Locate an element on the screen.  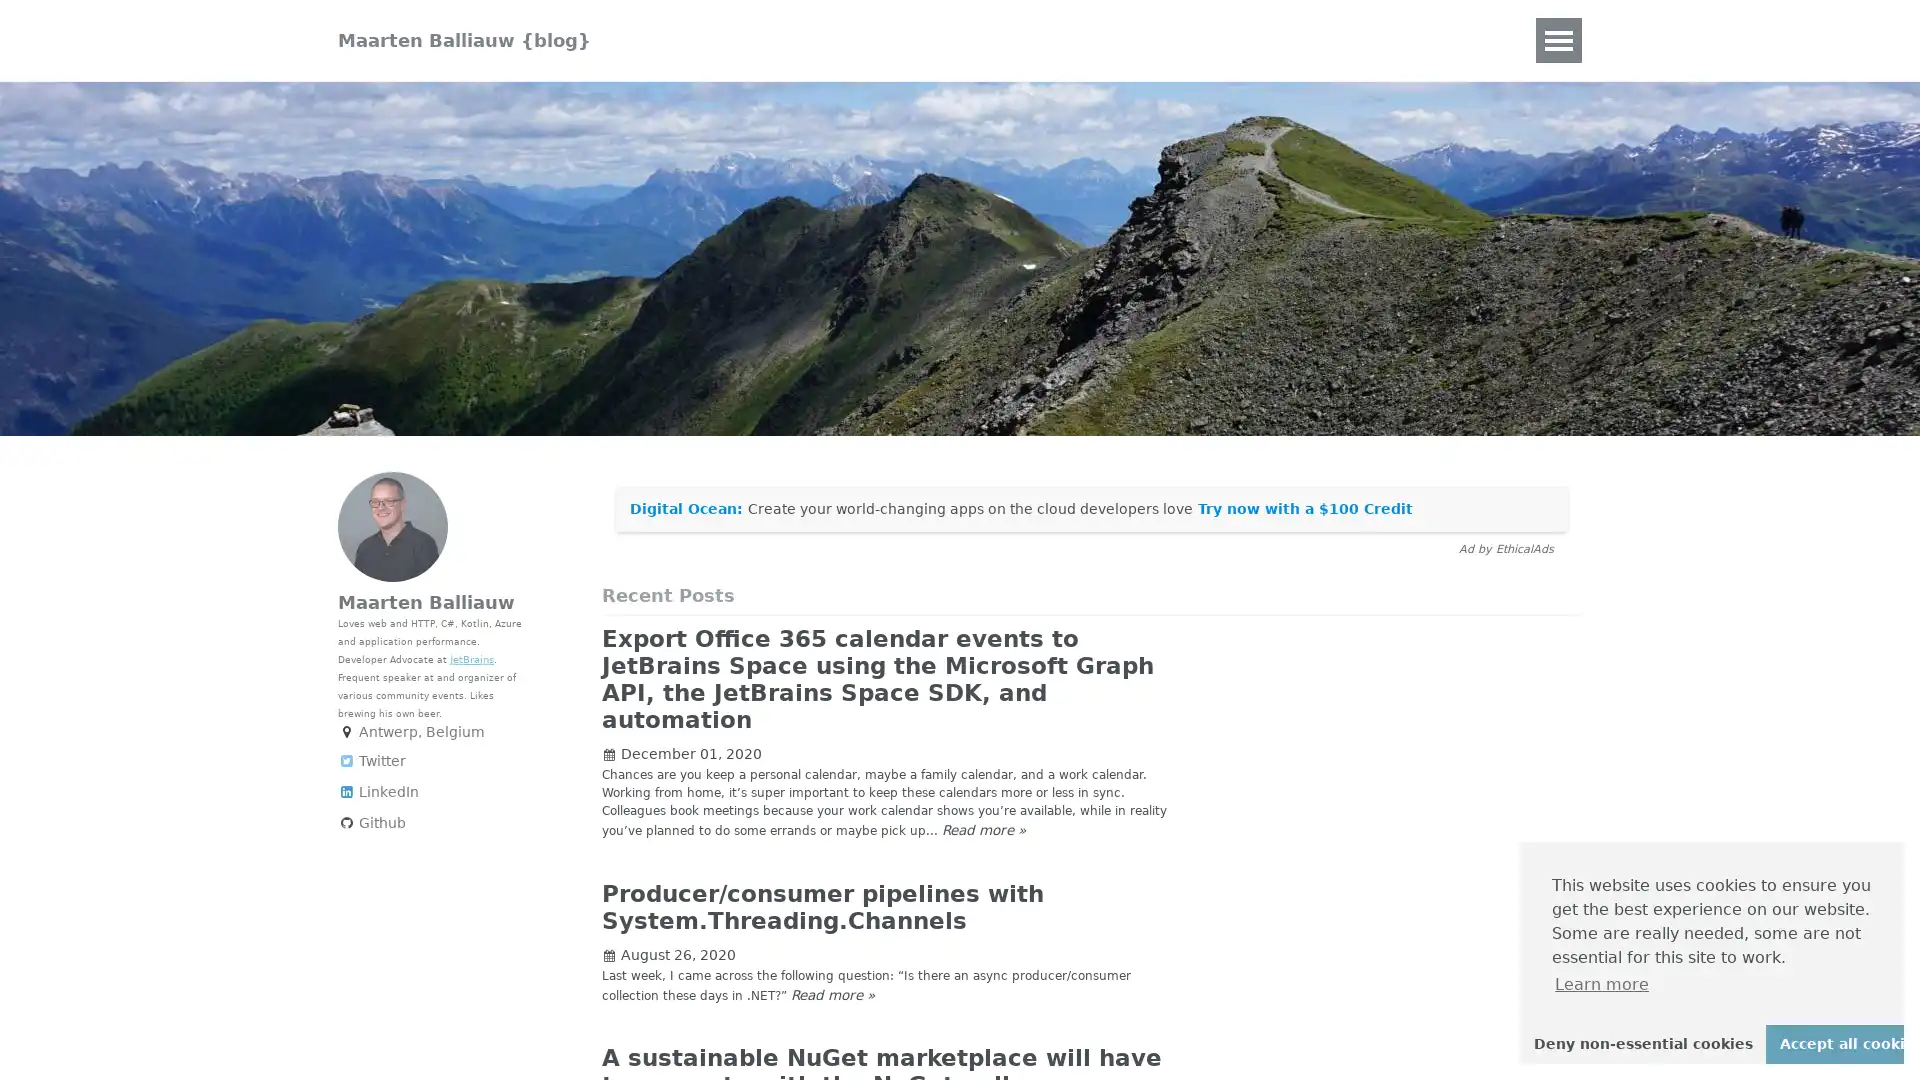
learn more about cookies is located at coordinates (1602, 983).